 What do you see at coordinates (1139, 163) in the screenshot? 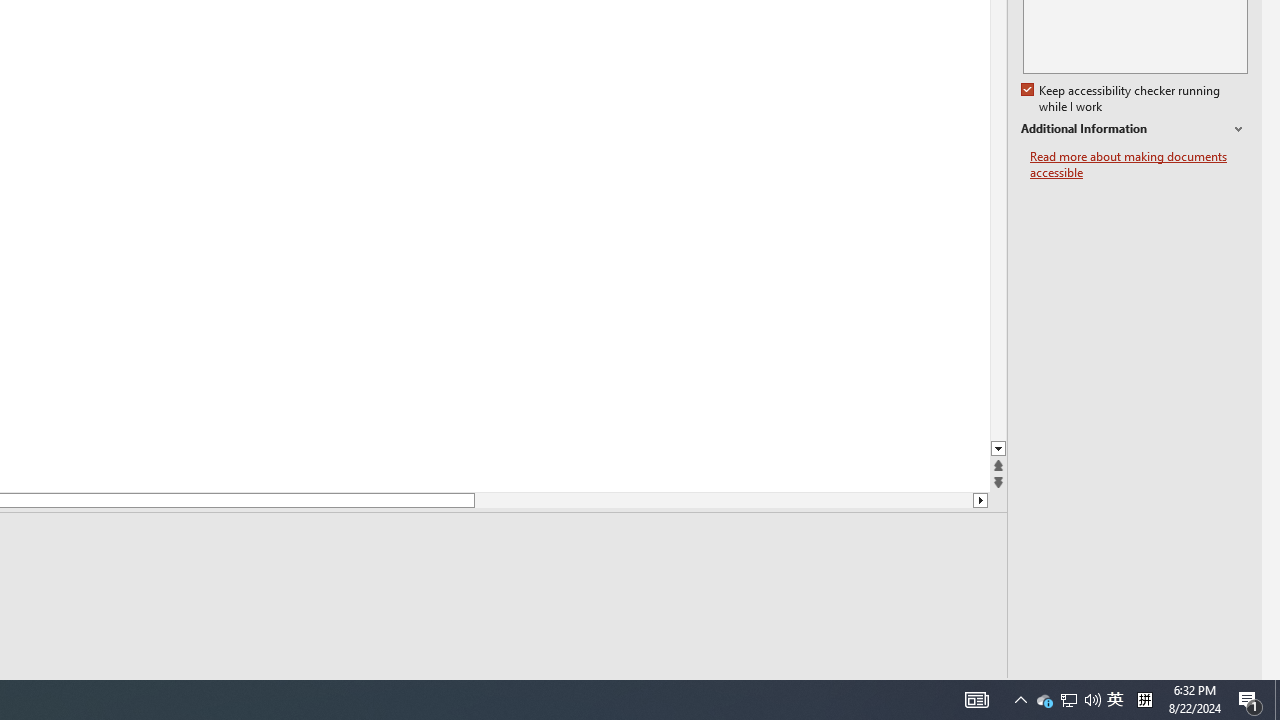
I see `'Read more about making documents accessible'` at bounding box center [1139, 163].